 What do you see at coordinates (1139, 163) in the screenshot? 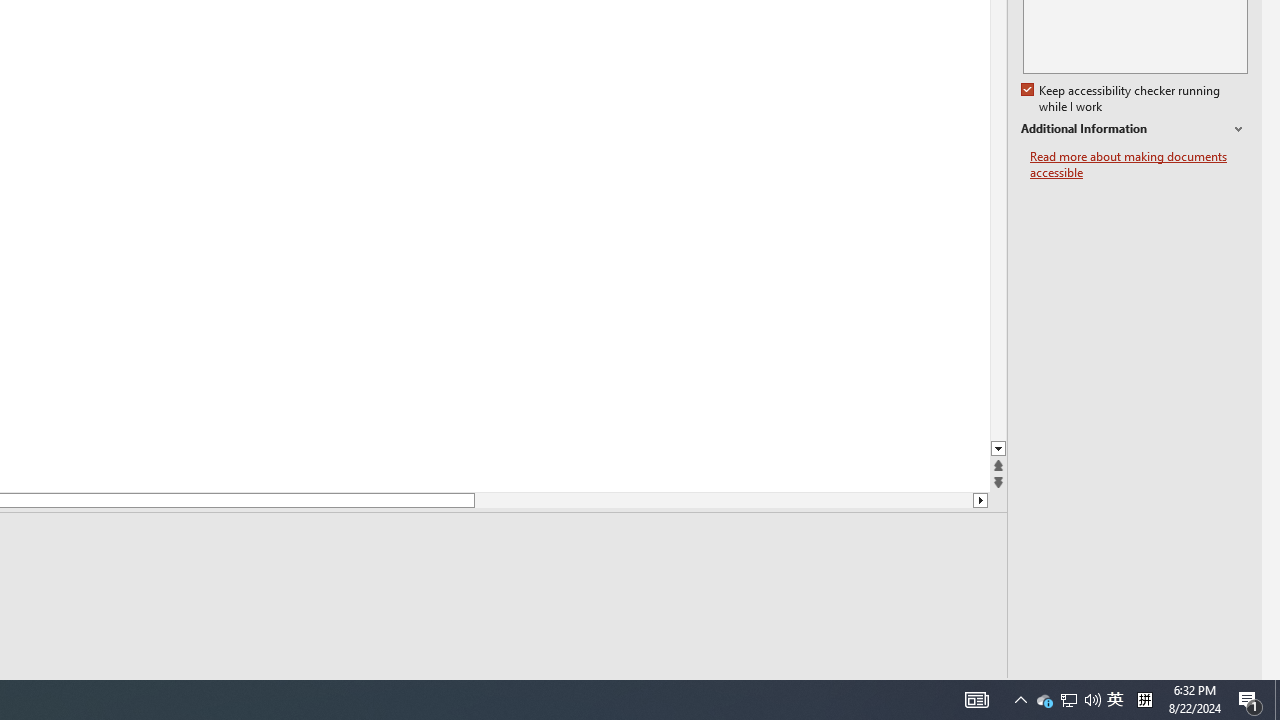
I see `'Read more about making documents accessible'` at bounding box center [1139, 163].